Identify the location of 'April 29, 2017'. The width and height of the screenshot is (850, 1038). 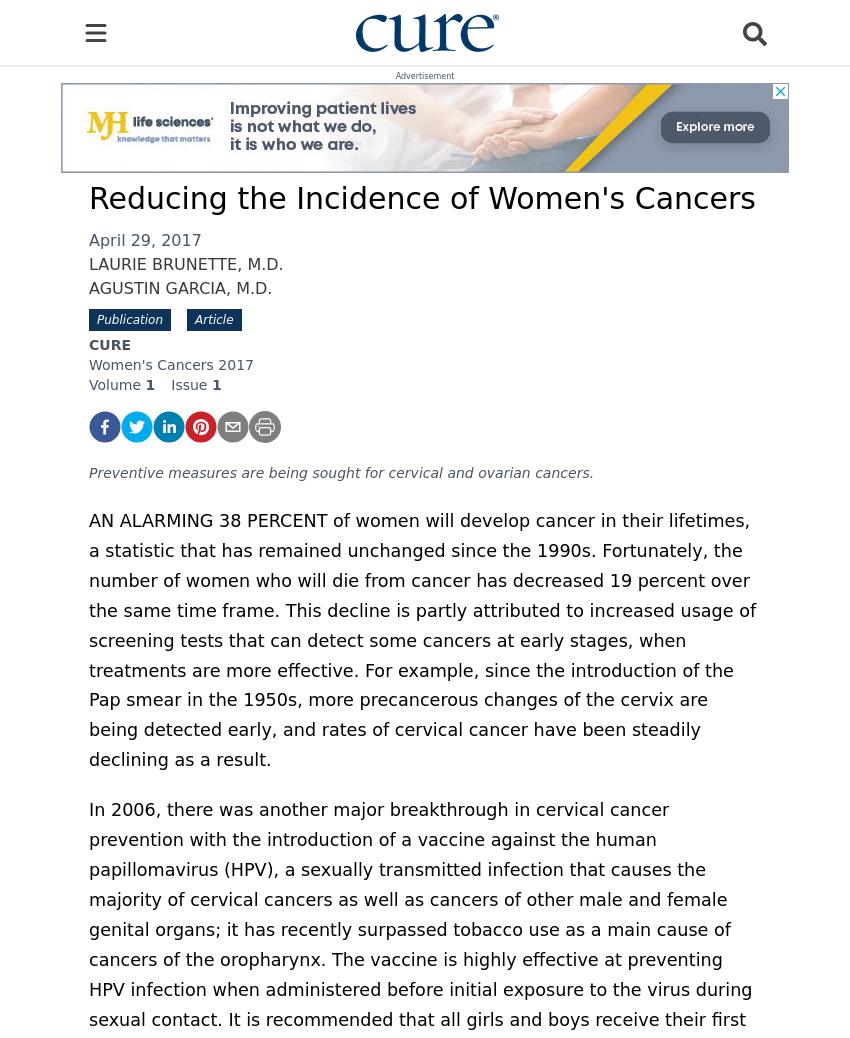
(145, 239).